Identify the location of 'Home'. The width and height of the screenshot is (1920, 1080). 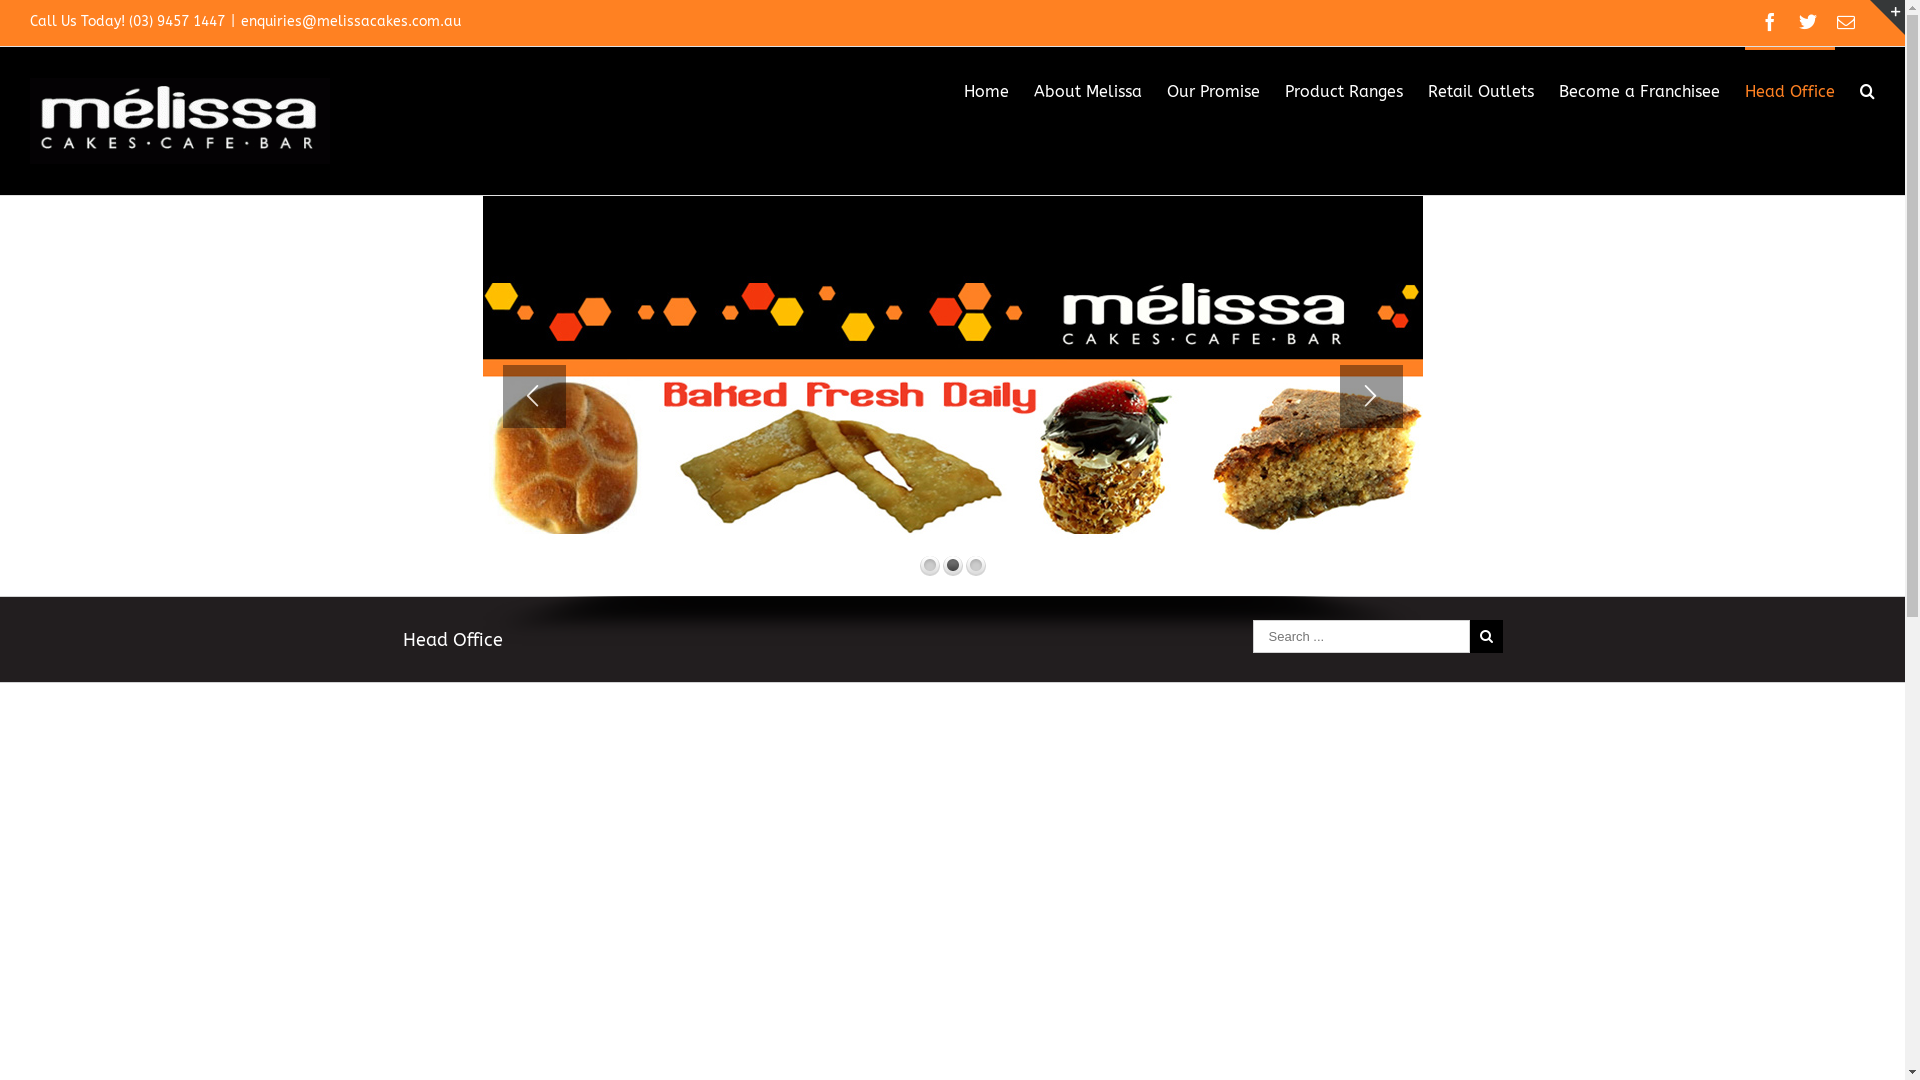
(986, 88).